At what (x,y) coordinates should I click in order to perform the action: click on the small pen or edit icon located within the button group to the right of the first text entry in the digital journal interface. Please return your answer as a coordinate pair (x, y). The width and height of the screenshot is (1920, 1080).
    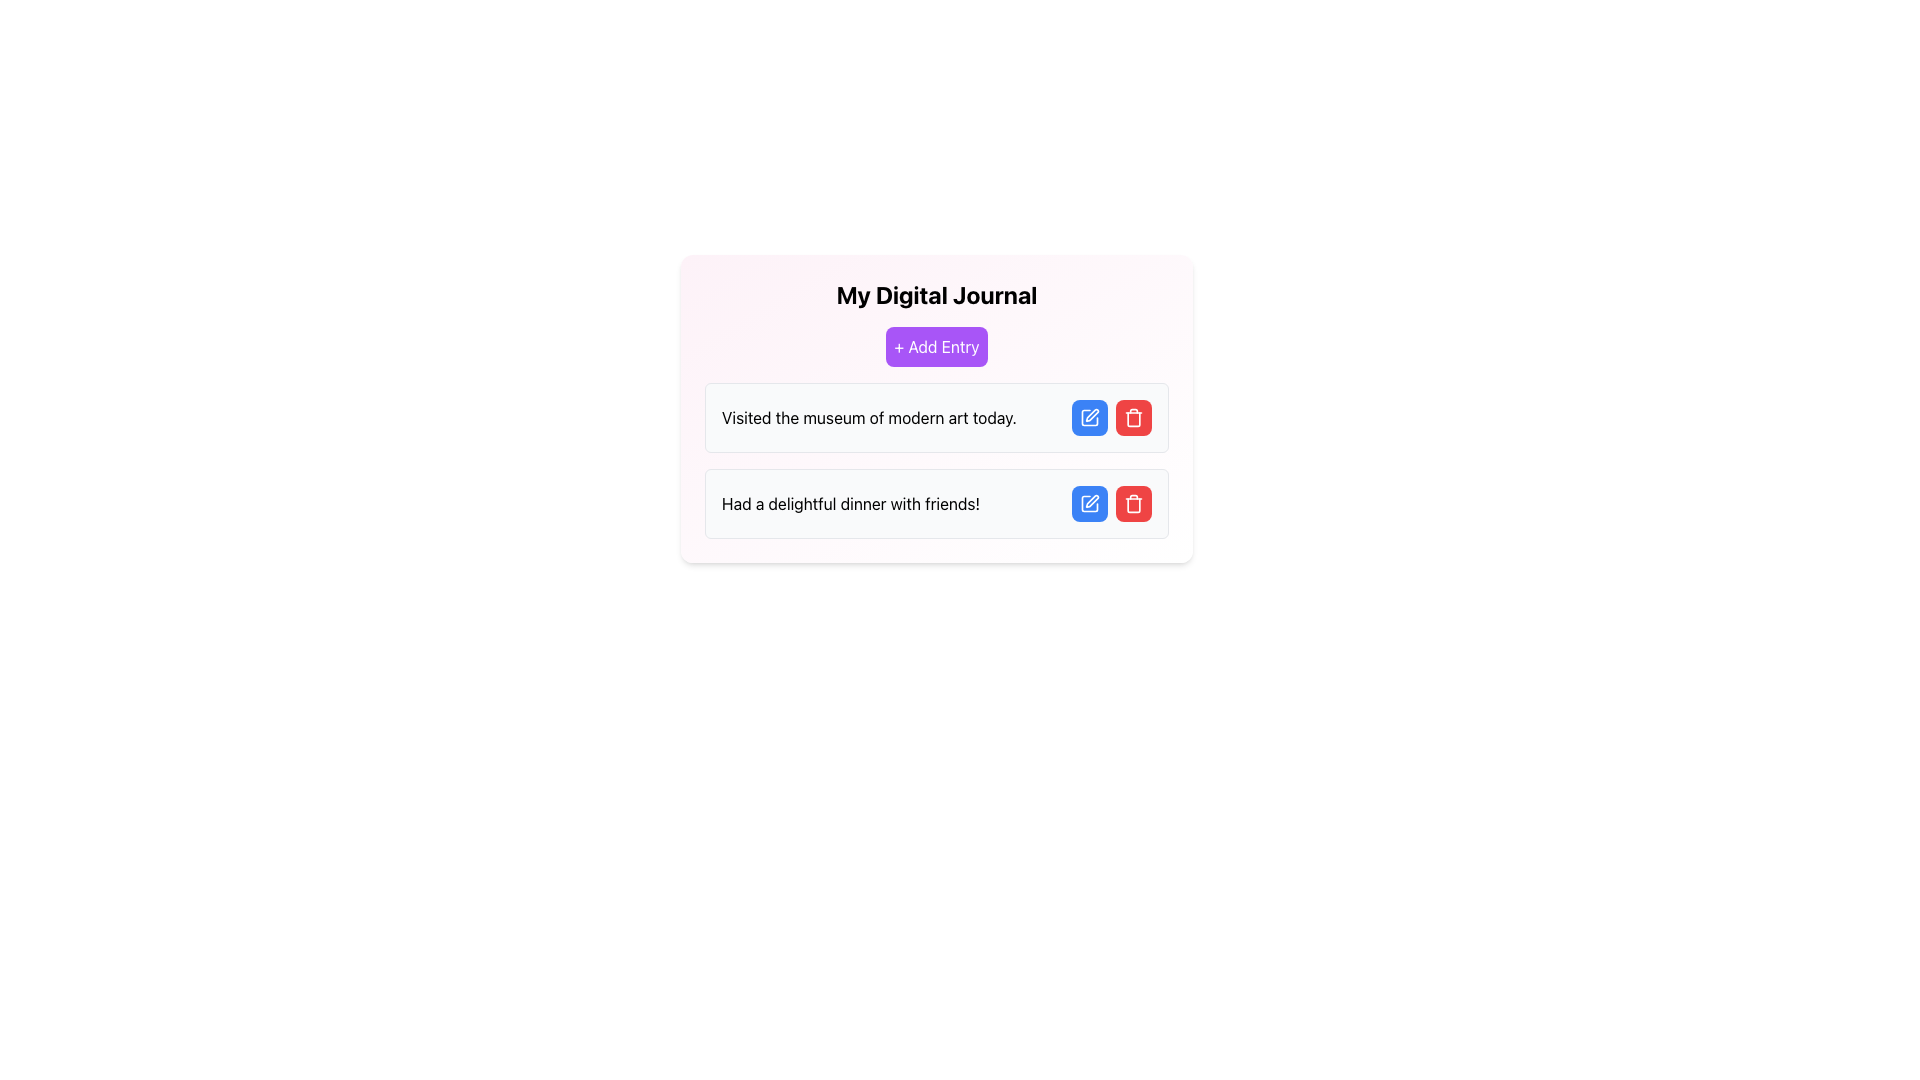
    Looking at the image, I should click on (1091, 414).